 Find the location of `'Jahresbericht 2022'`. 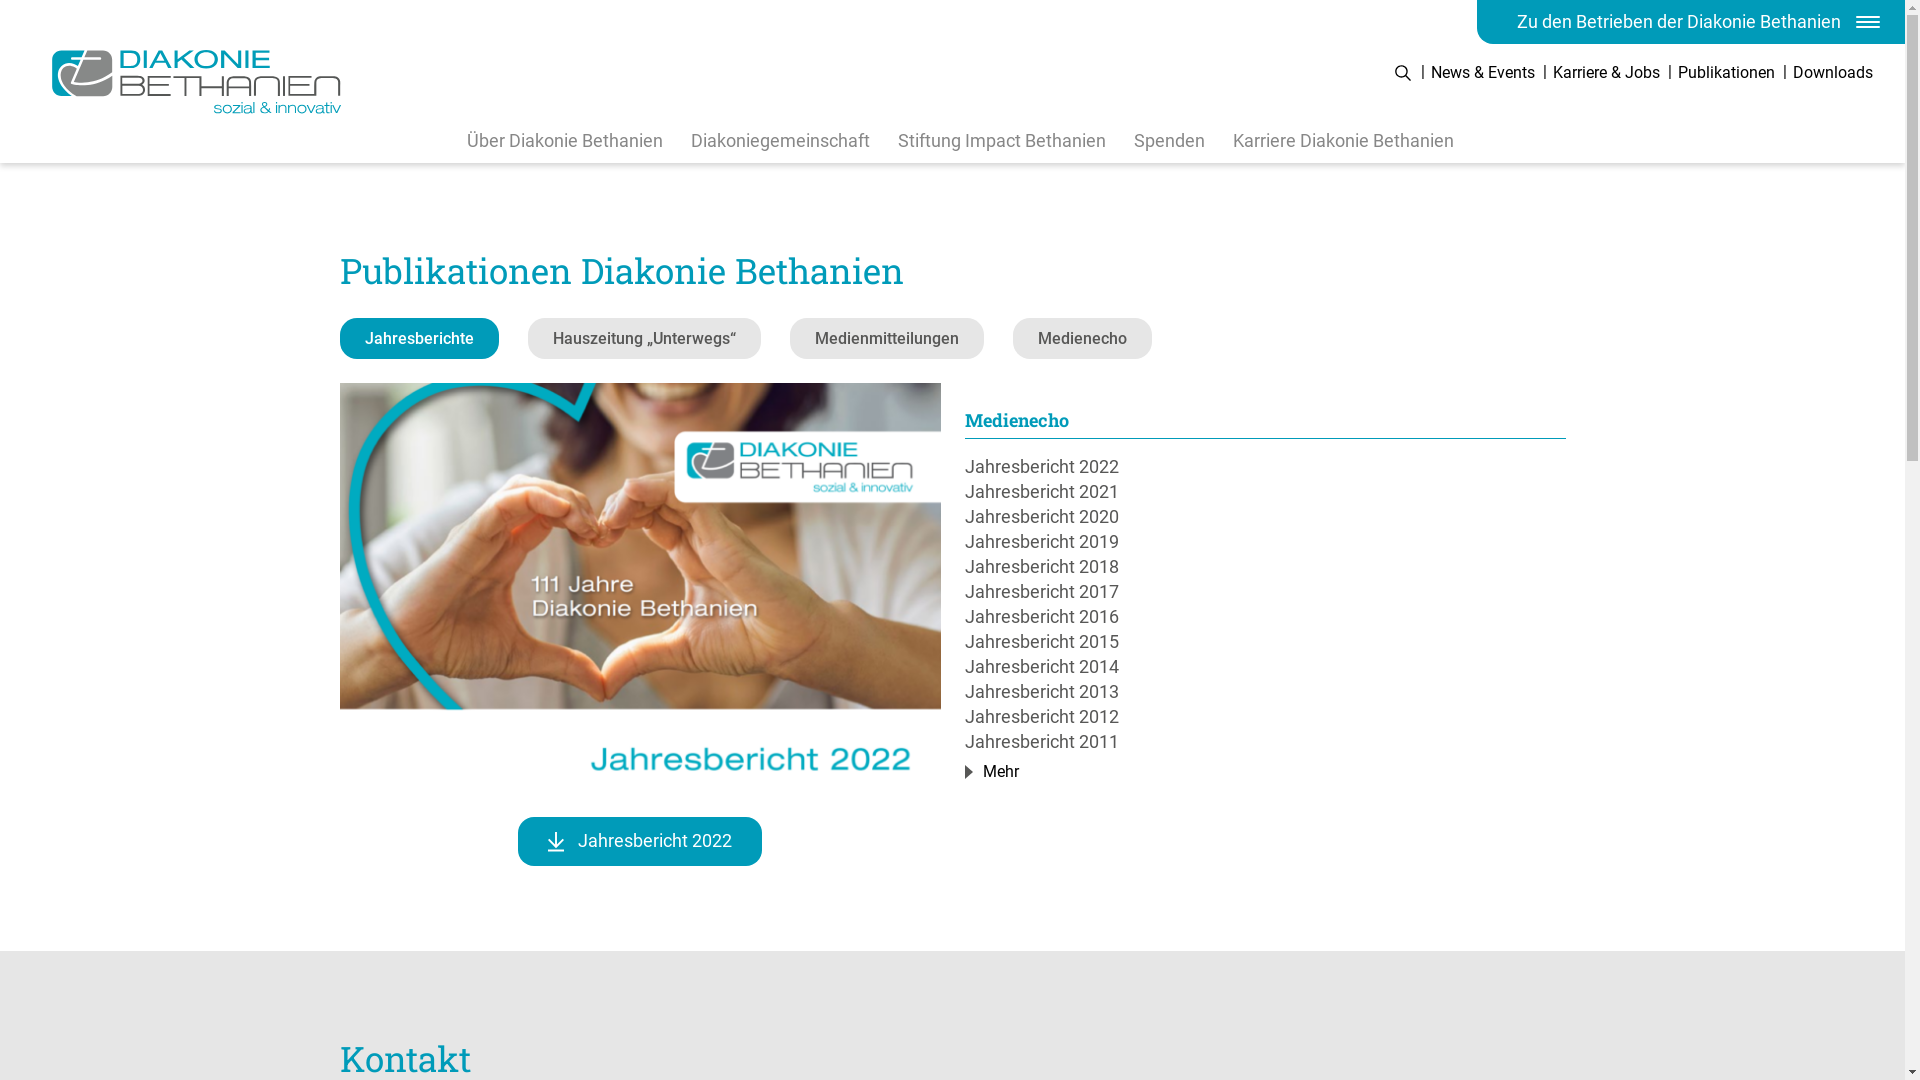

'Jahresbericht 2022' is located at coordinates (1263, 466).